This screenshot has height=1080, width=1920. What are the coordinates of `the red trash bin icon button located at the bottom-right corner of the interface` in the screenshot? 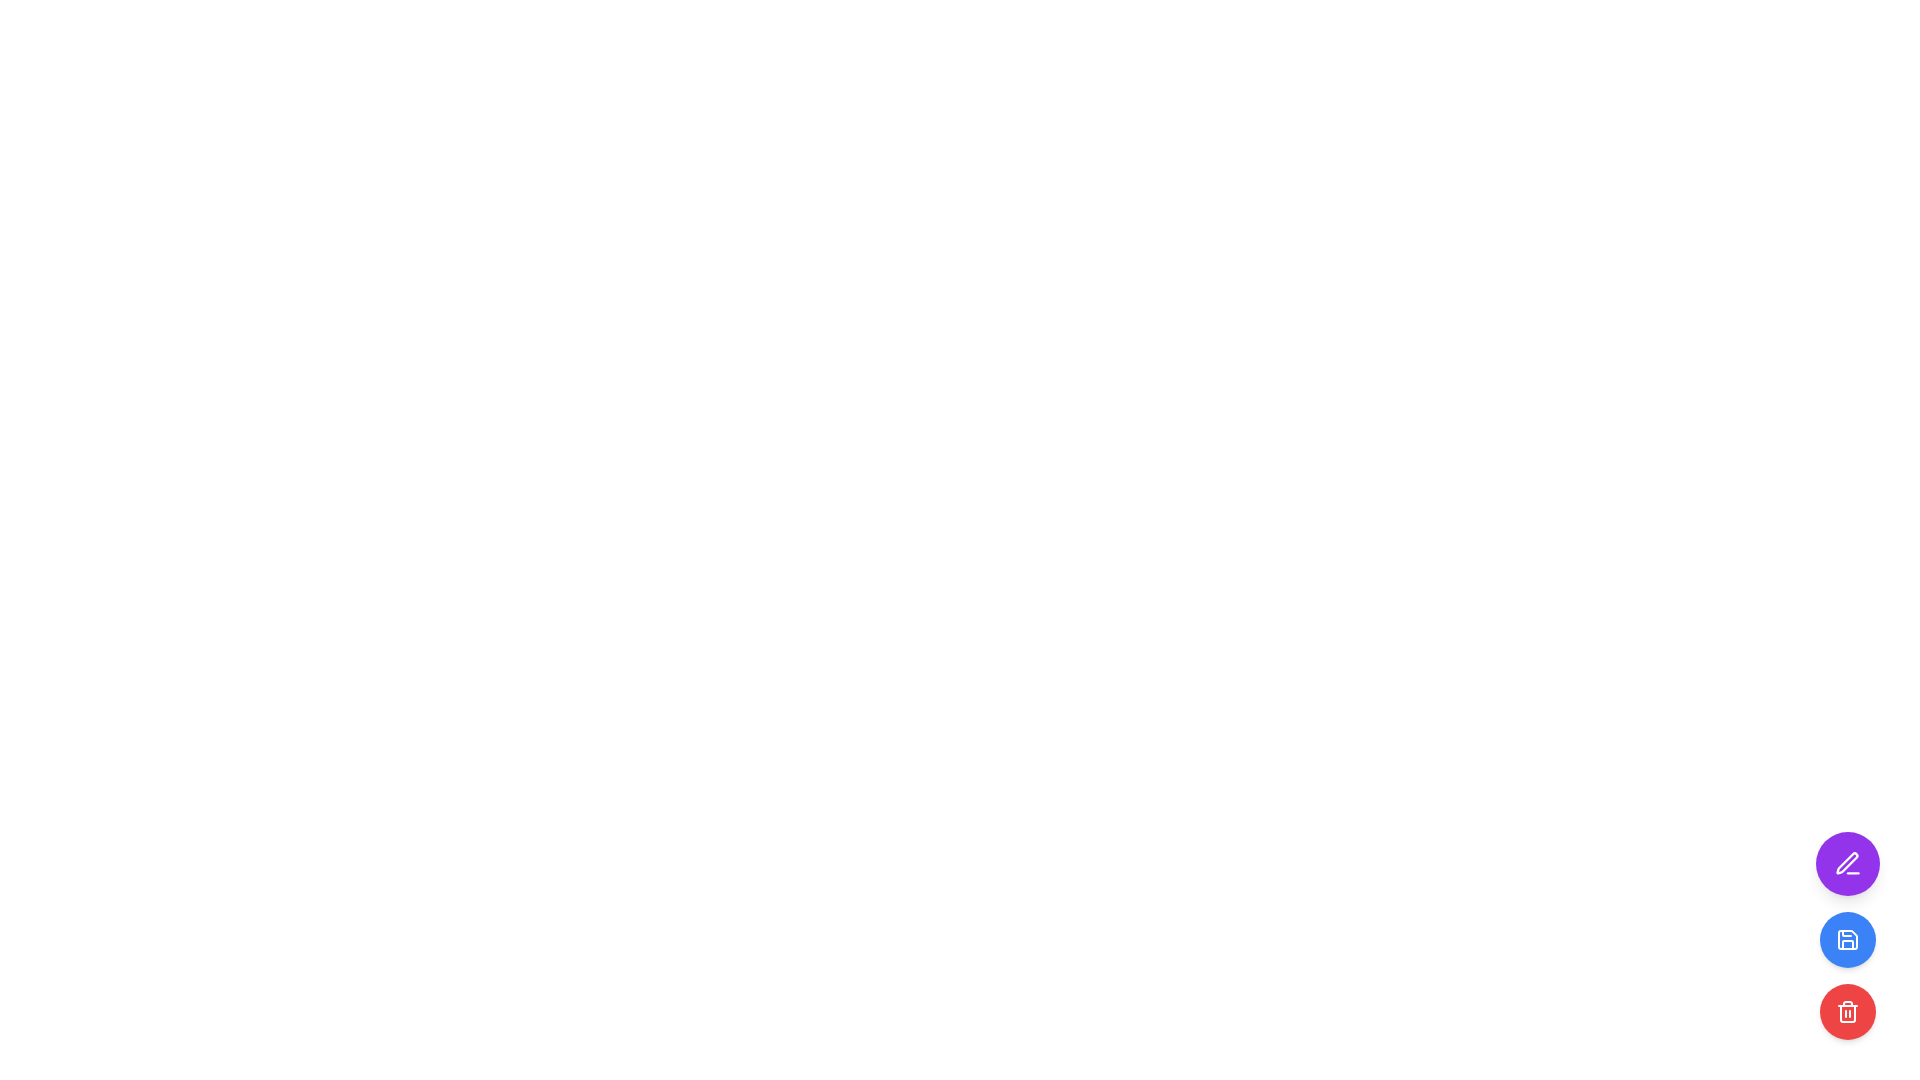 It's located at (1847, 1011).